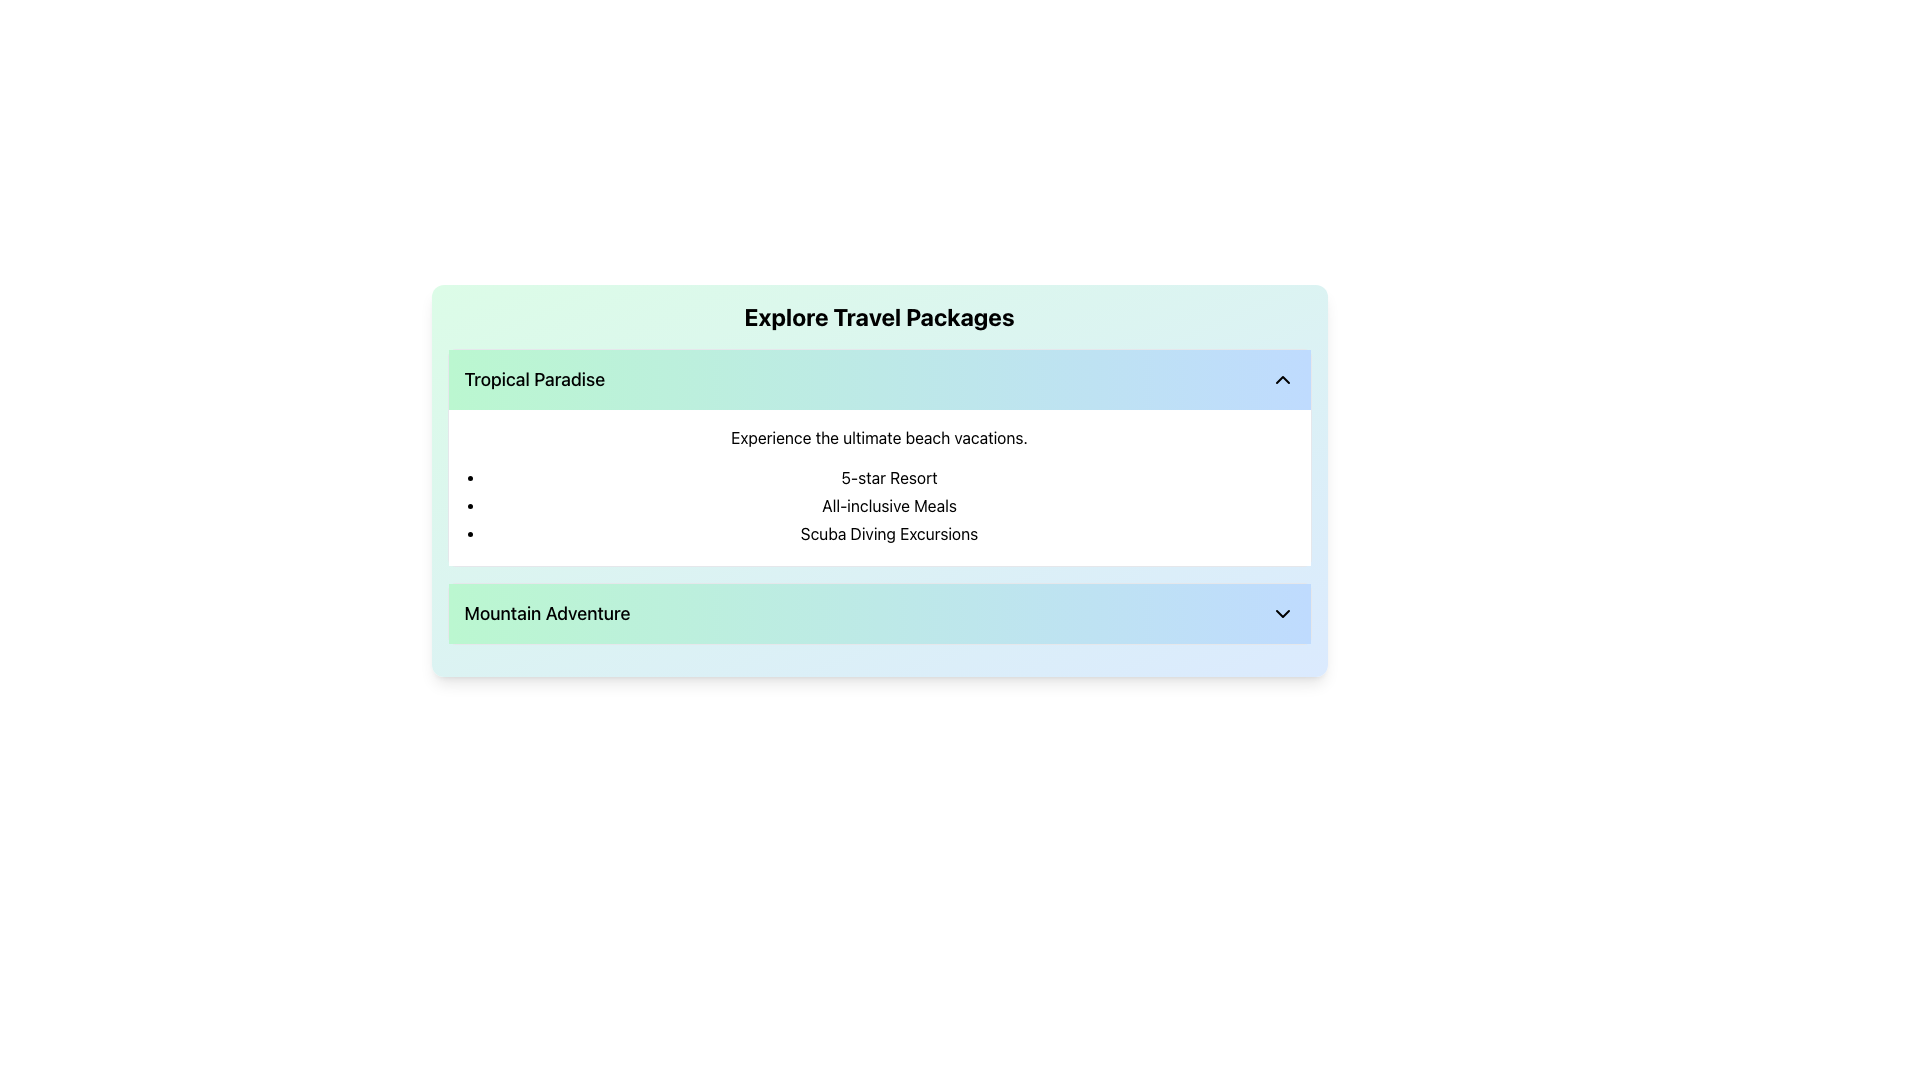 This screenshot has width=1920, height=1080. I want to click on the downward-pointing chevron icon on the right edge of the 'Mountain Adventure' section, so click(1282, 612).